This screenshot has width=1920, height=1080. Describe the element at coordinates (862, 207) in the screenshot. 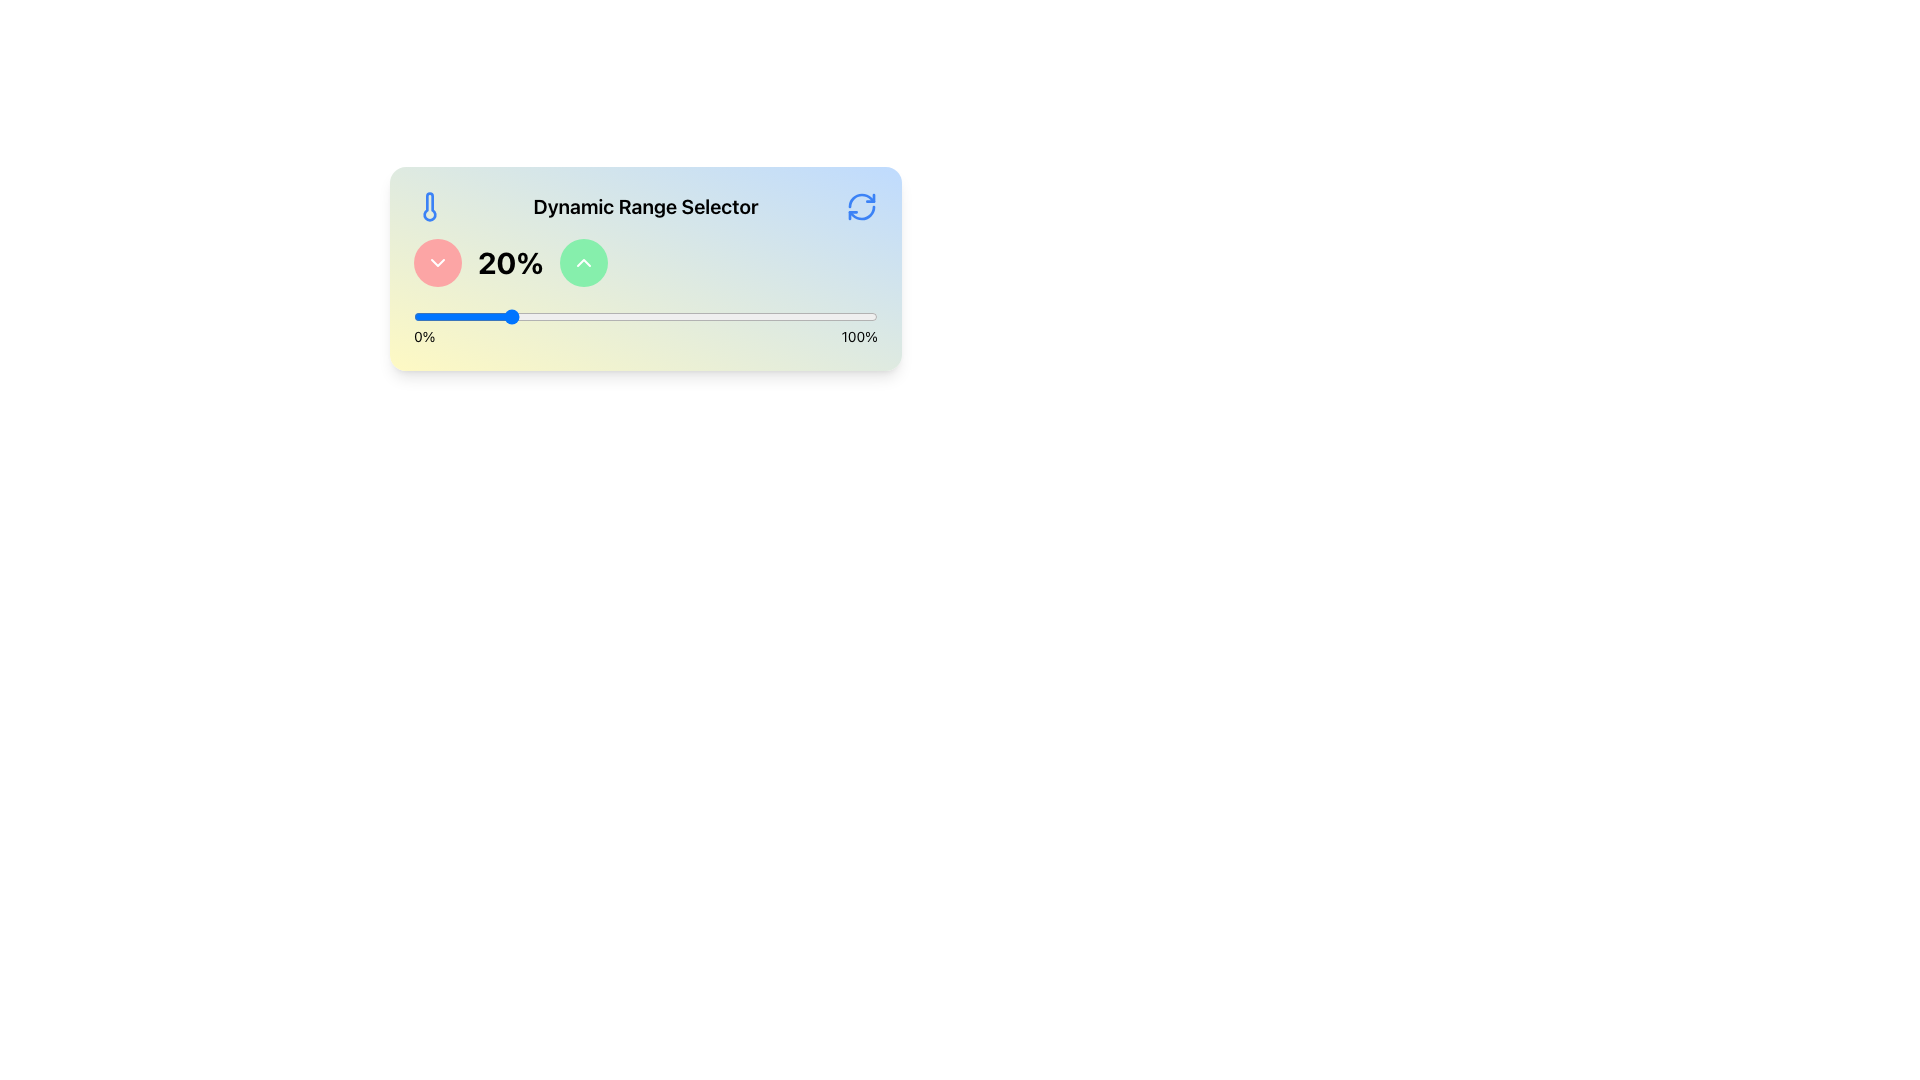

I see `the refresh icon located in the top-right corner of the 'Dynamic Range Selector' card` at that location.